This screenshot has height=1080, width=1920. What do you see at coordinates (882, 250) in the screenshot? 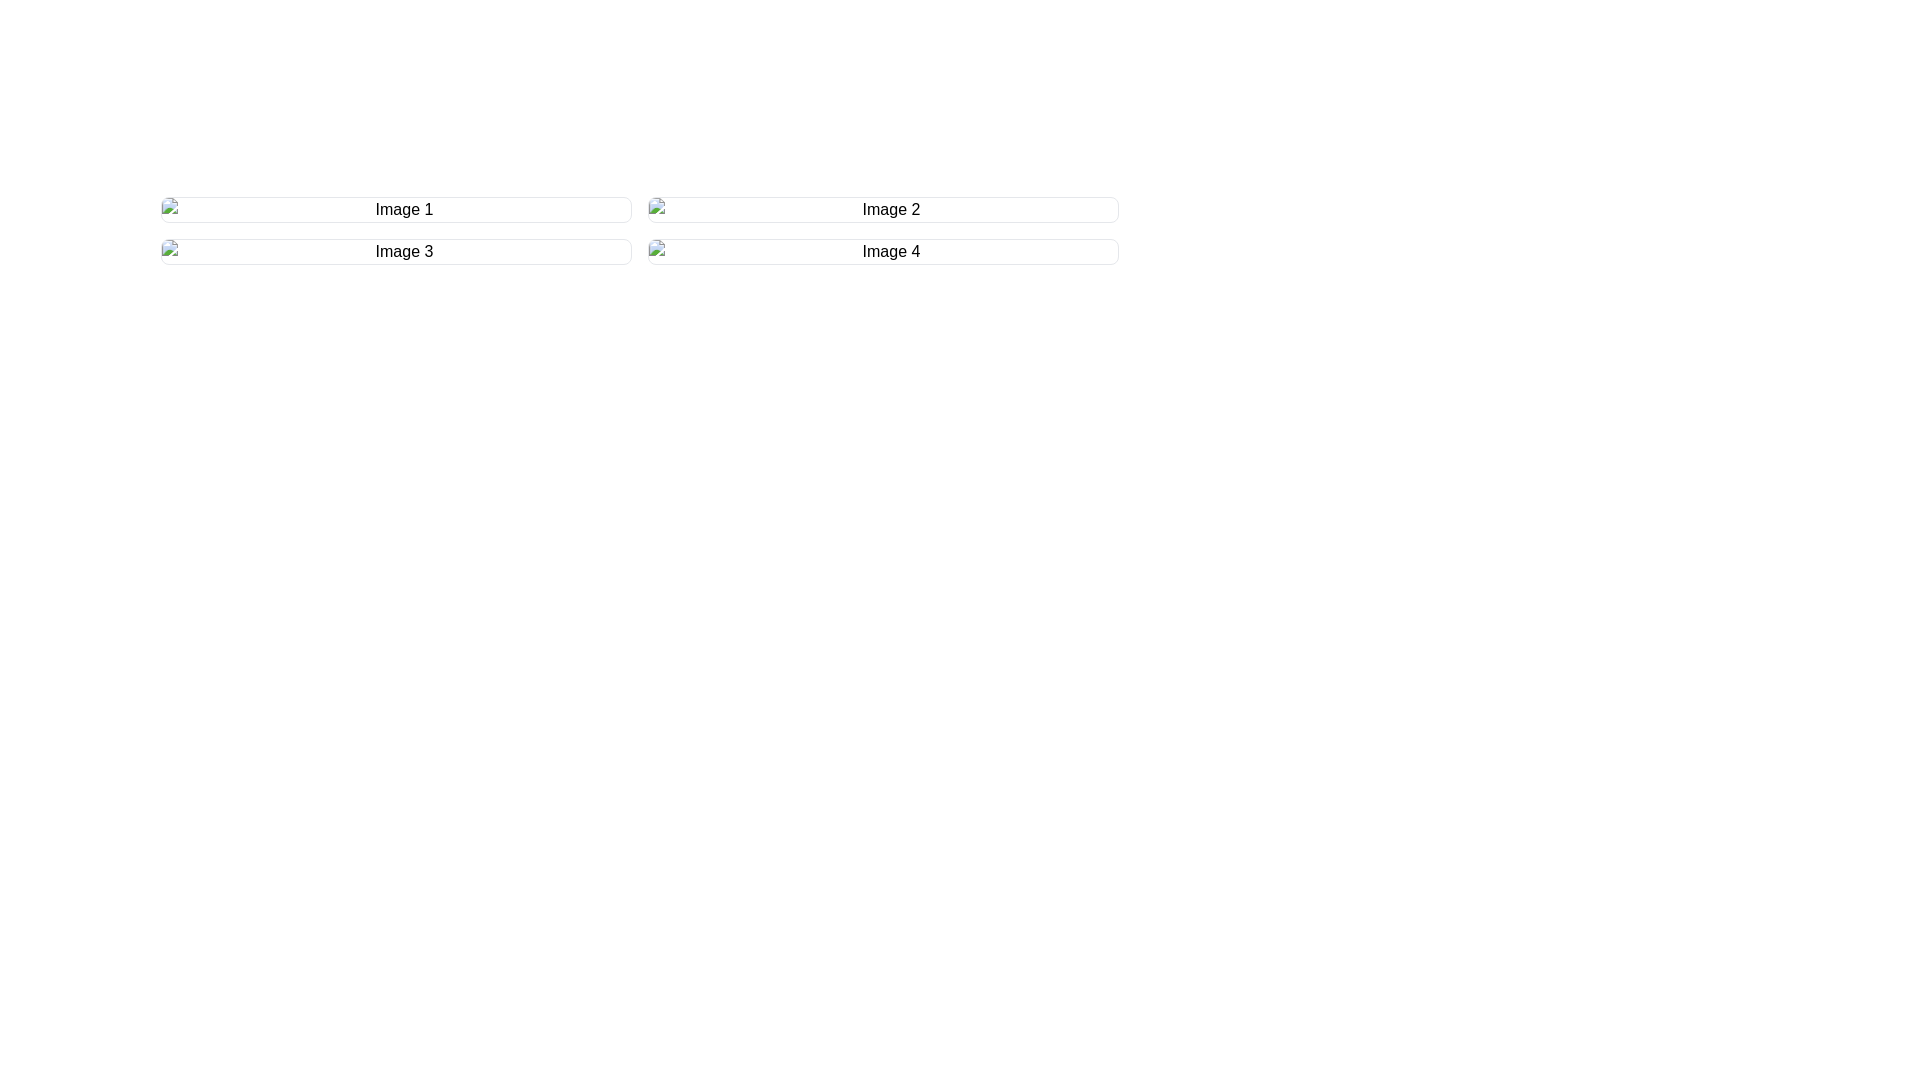
I see `the image display labeled 'Image 4', which is located below the second row of images as the first element on the right-hand side` at bounding box center [882, 250].